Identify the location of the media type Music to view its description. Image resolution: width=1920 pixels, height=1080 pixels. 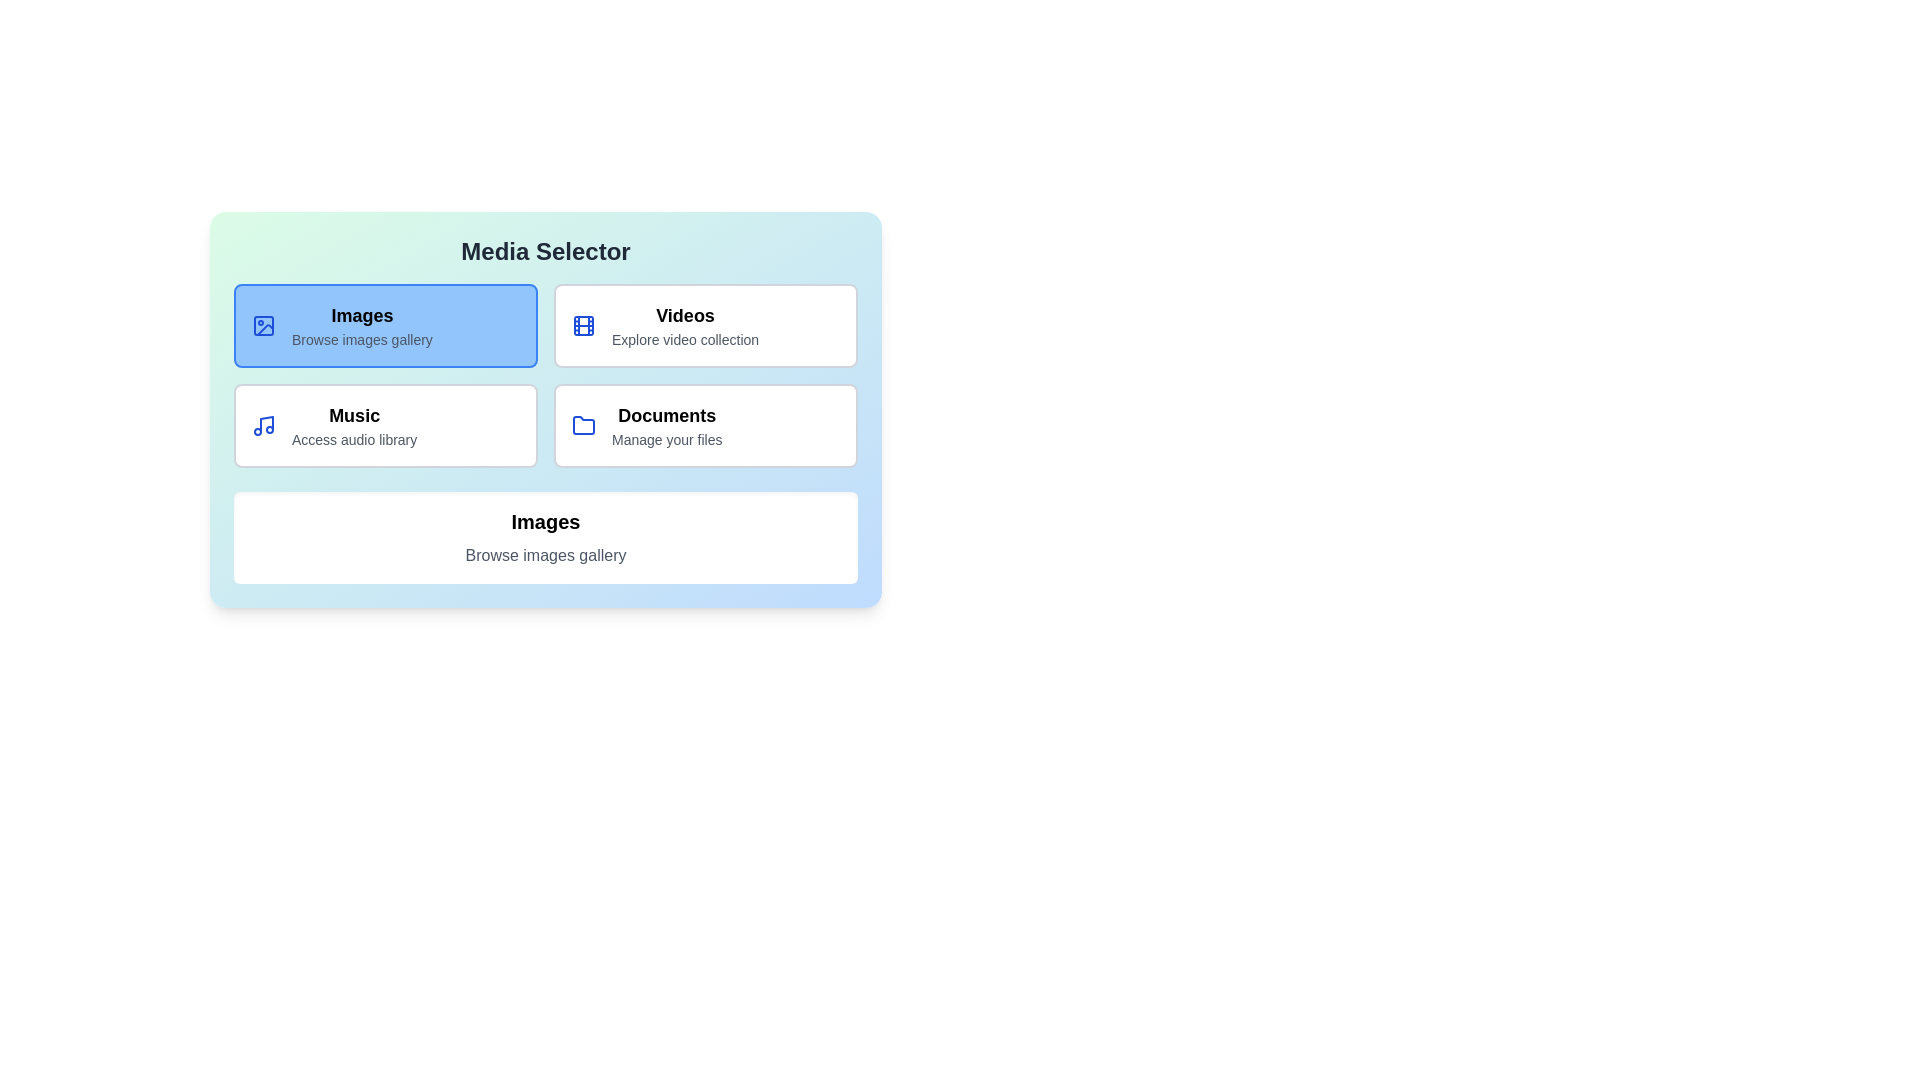
(385, 424).